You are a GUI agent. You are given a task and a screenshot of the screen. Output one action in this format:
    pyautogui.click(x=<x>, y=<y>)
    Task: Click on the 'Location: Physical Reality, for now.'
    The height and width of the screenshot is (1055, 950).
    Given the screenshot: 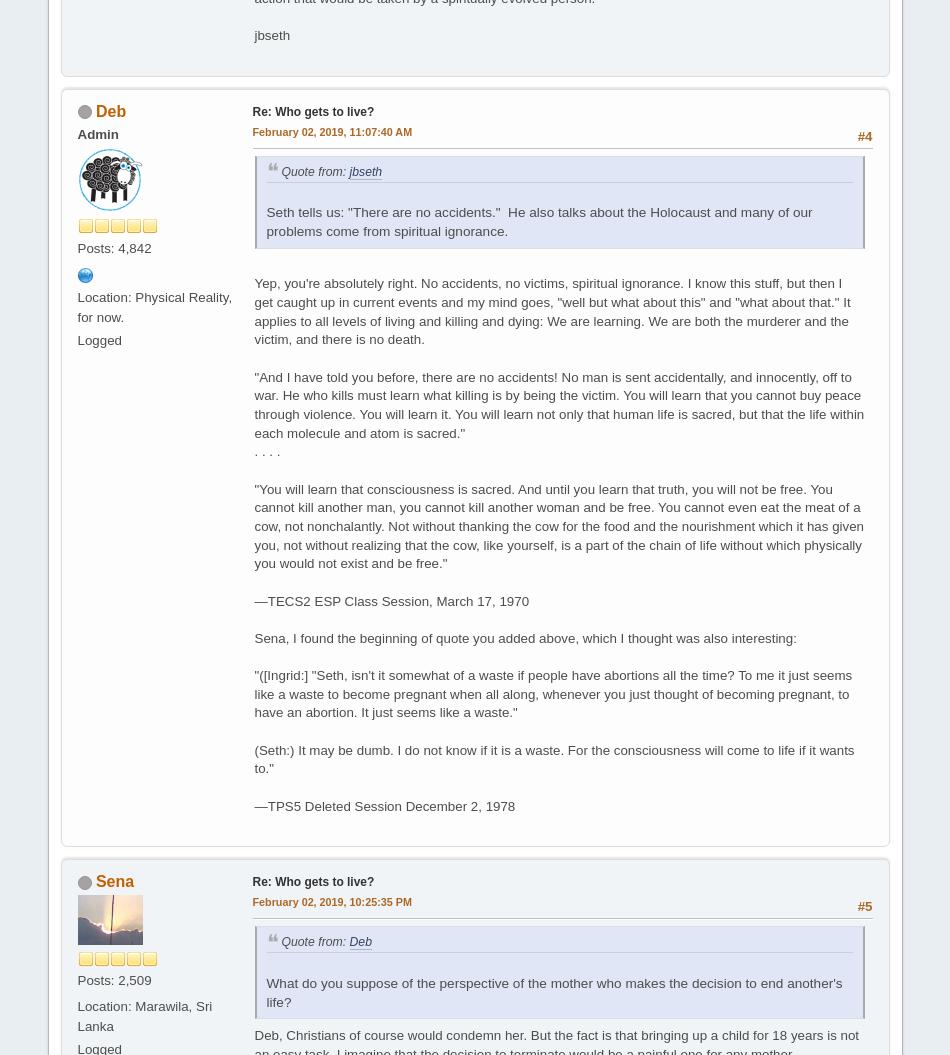 What is the action you would take?
    pyautogui.click(x=154, y=306)
    